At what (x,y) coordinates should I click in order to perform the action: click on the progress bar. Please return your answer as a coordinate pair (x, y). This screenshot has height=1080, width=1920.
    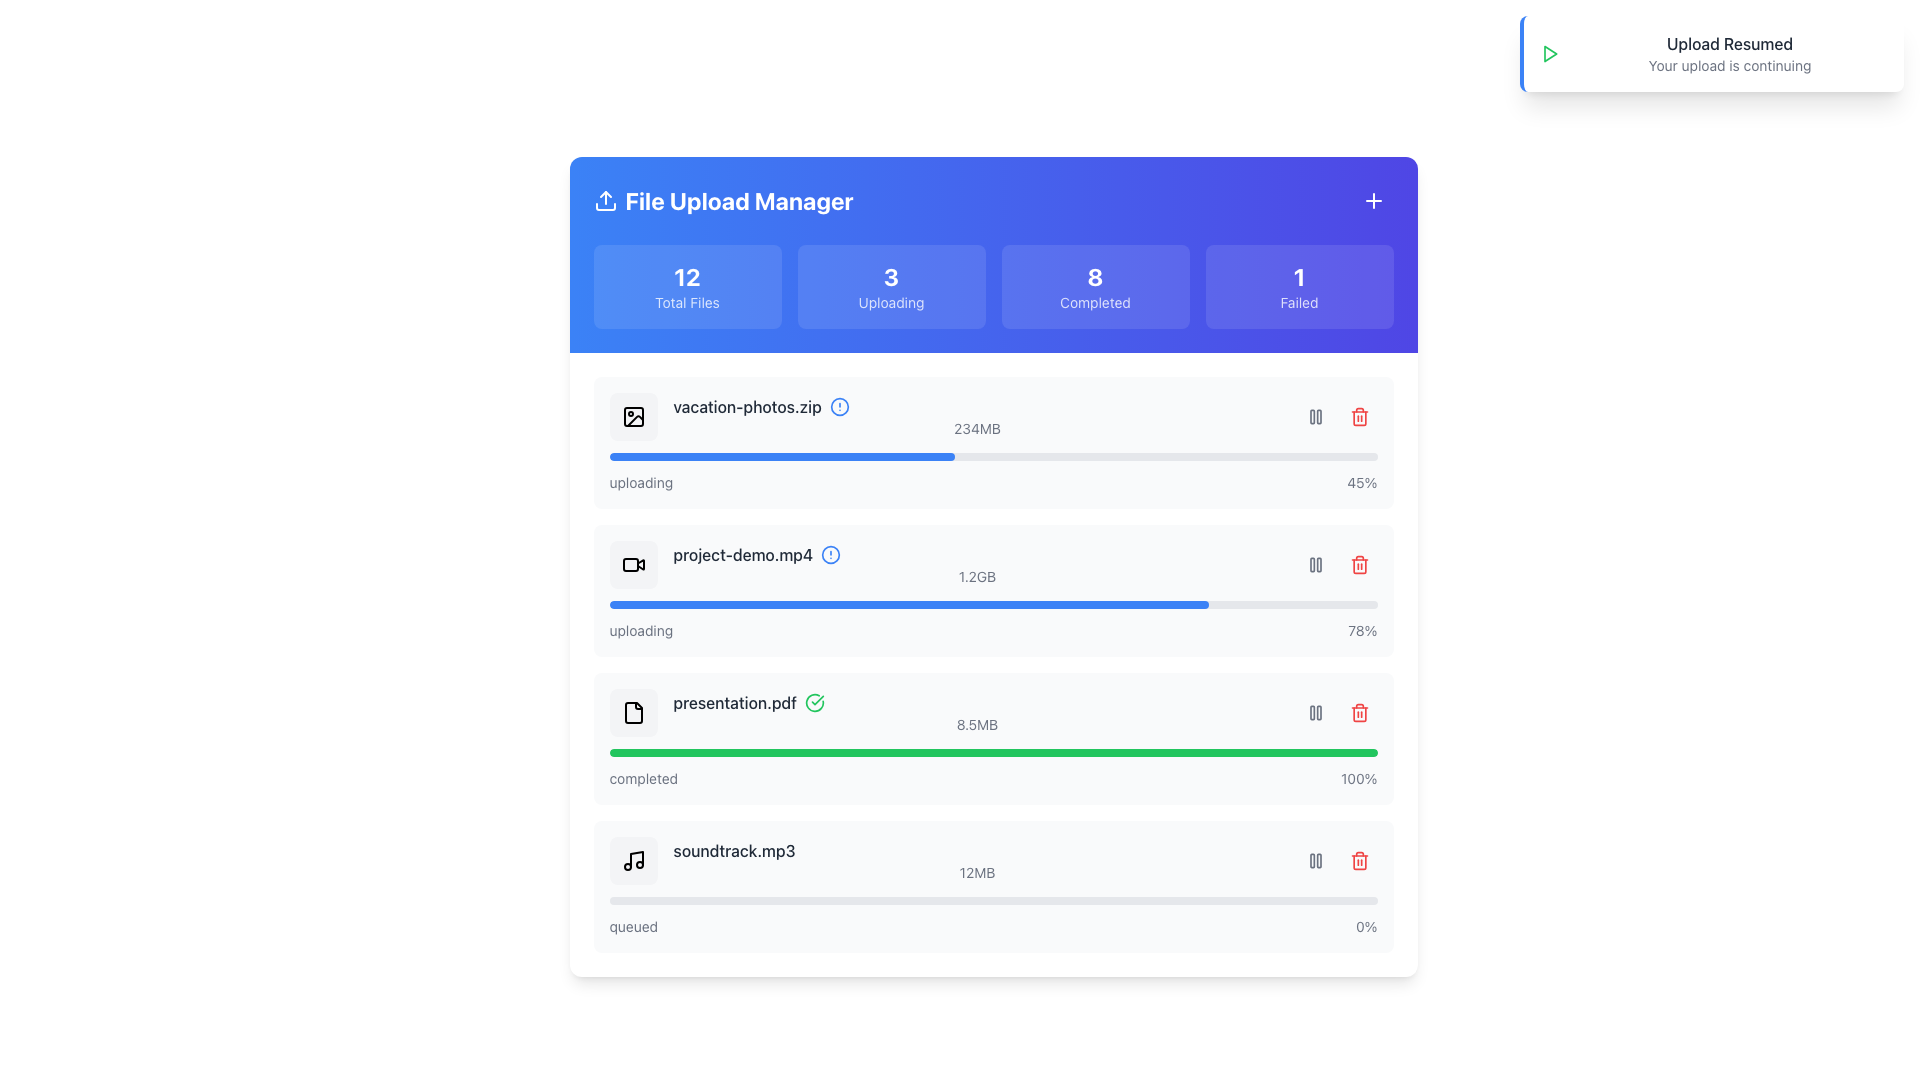
    Looking at the image, I should click on (868, 456).